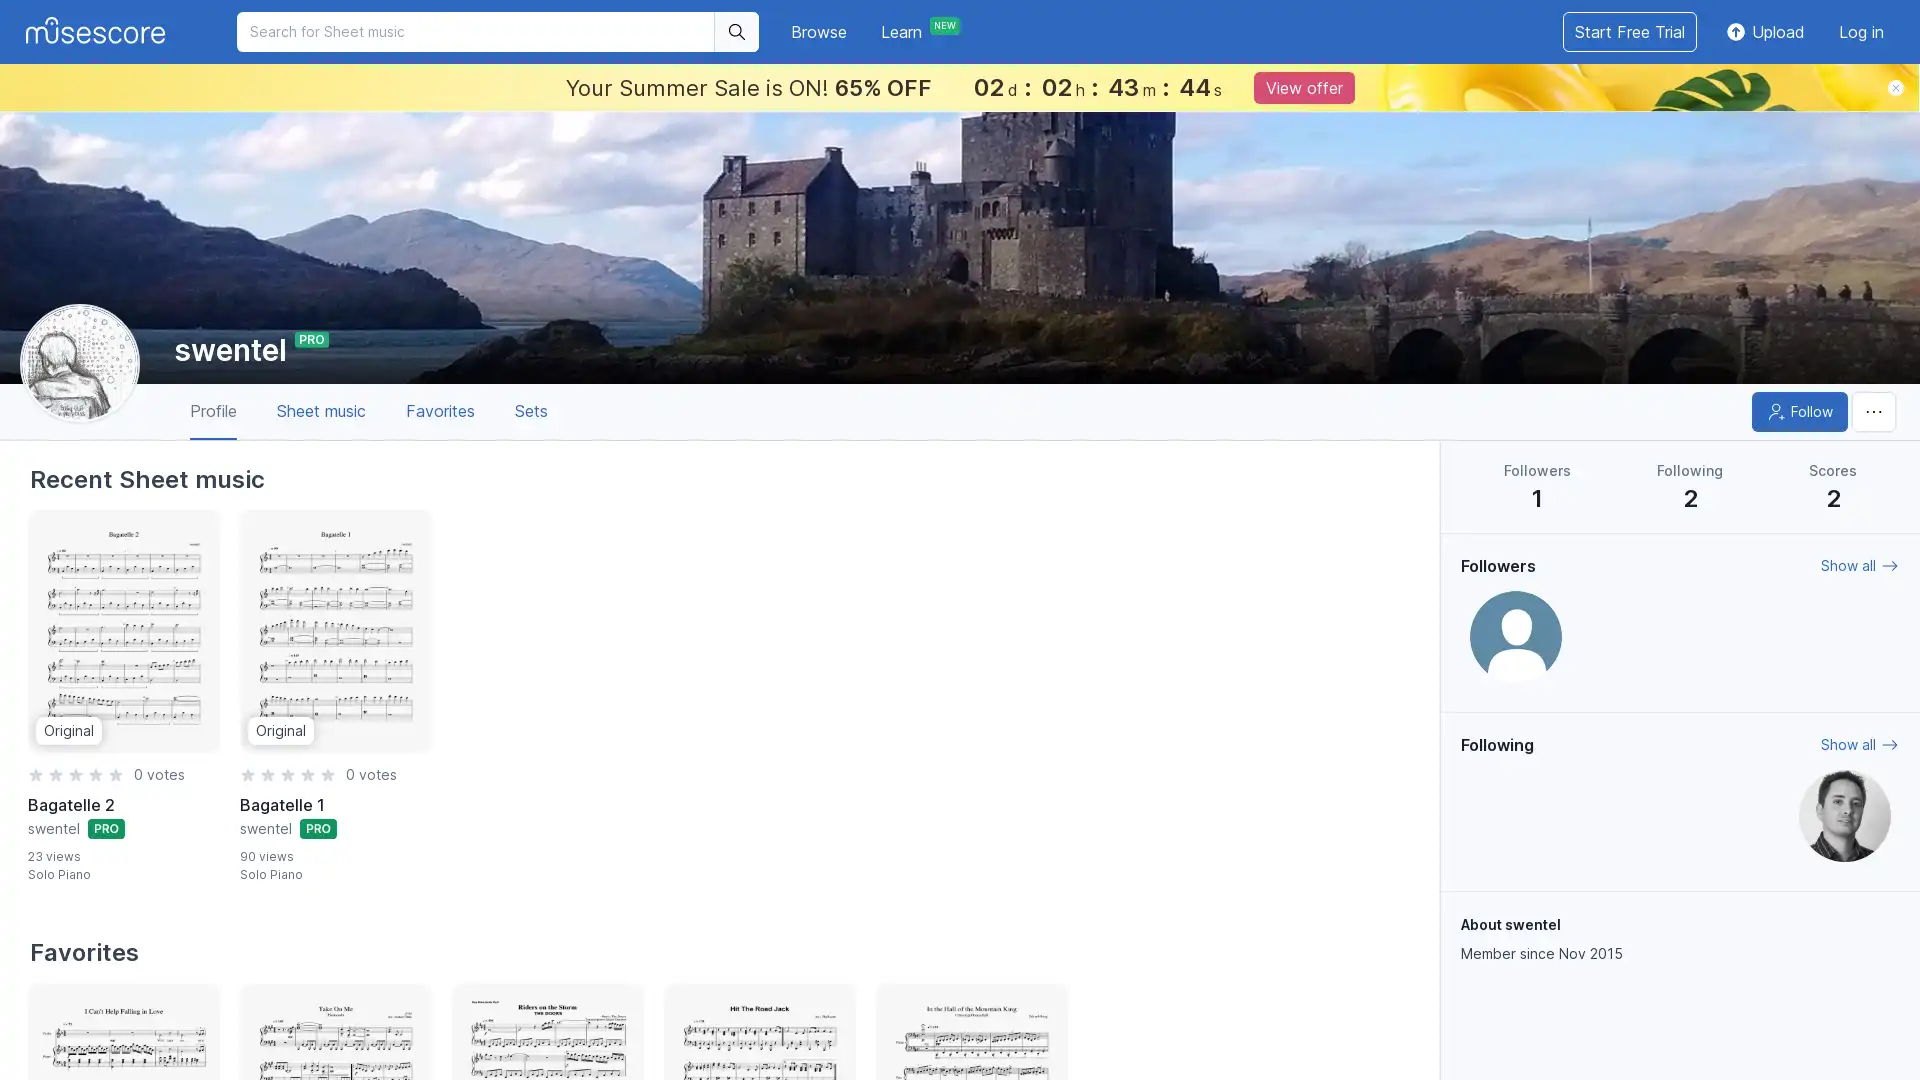 Image resolution: width=1920 pixels, height=1080 pixels. Describe the element at coordinates (1860, 31) in the screenshot. I see `Log in` at that location.